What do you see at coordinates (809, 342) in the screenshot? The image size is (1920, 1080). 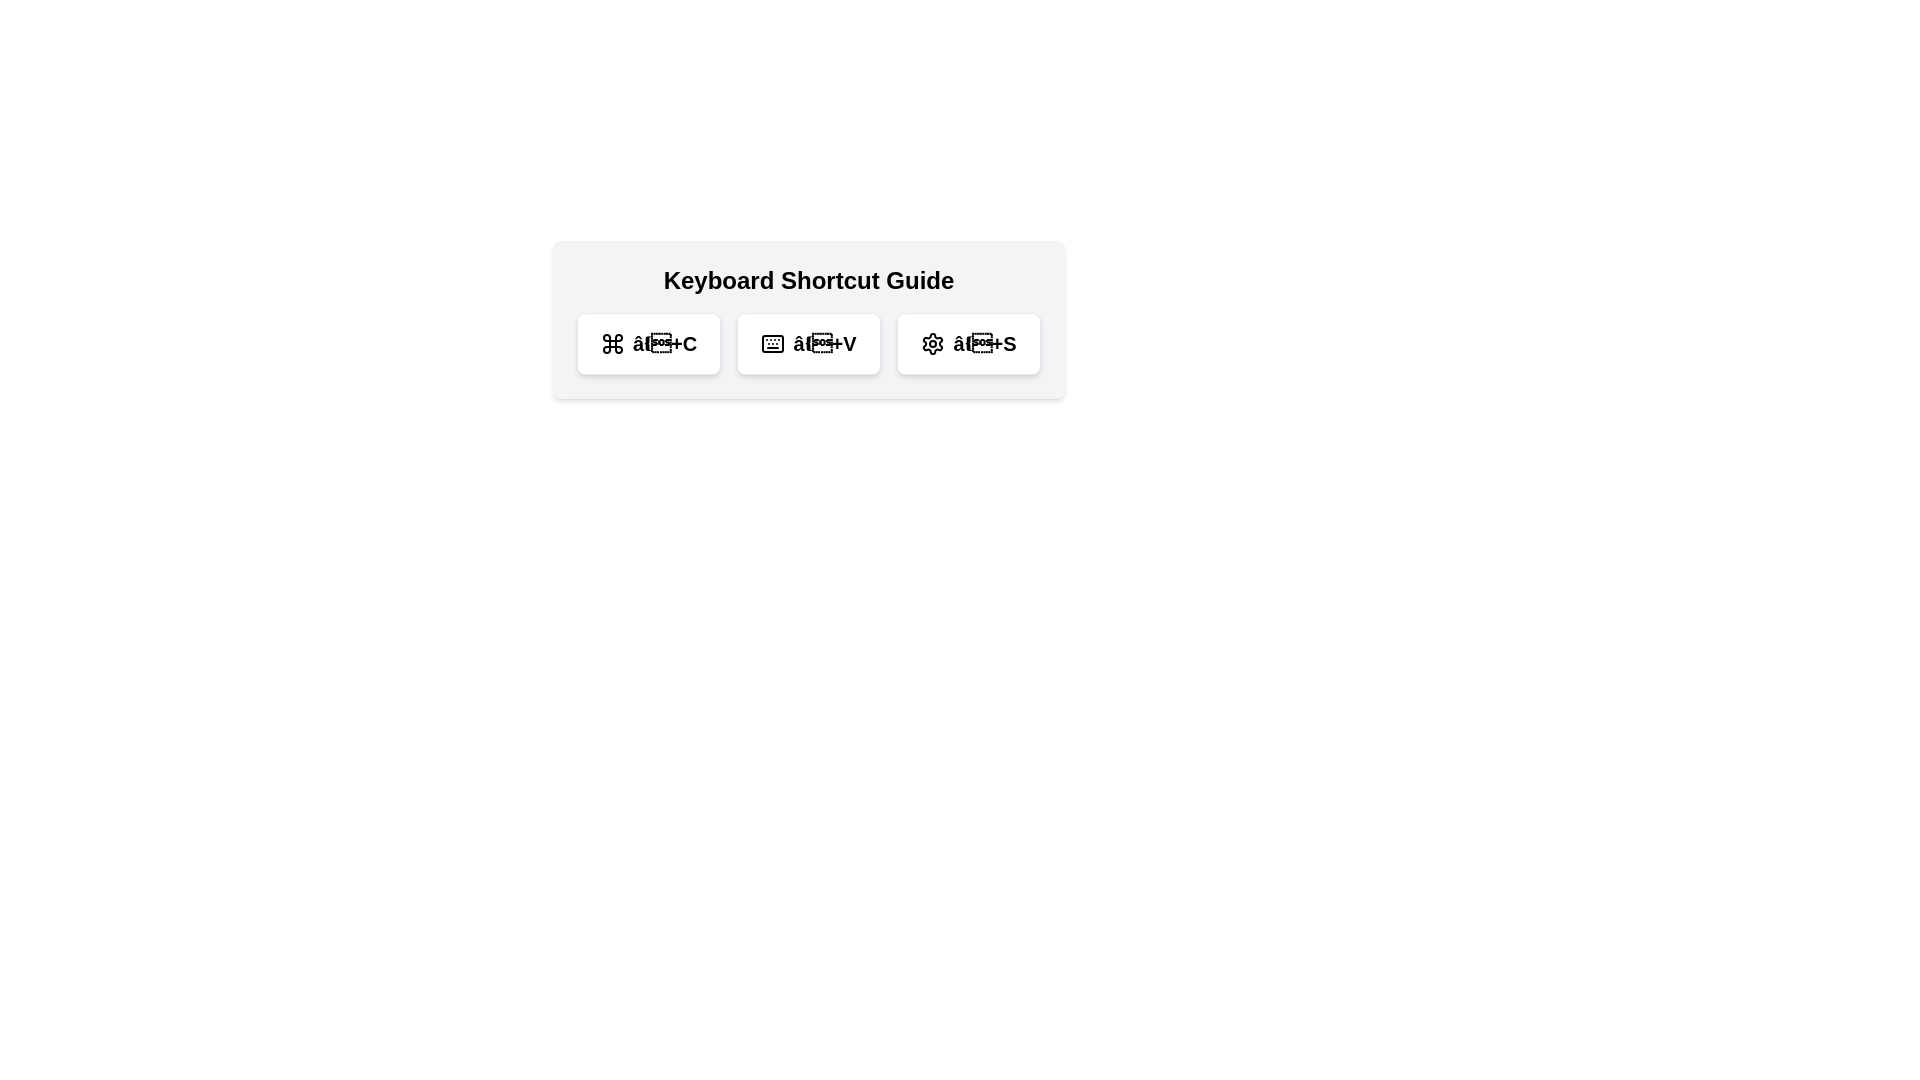 I see `the second button labeled with the keyboard shortcut ⌘+V, which is located below the title 'Keyboard Shortcut Guide' in a card layout` at bounding box center [809, 342].